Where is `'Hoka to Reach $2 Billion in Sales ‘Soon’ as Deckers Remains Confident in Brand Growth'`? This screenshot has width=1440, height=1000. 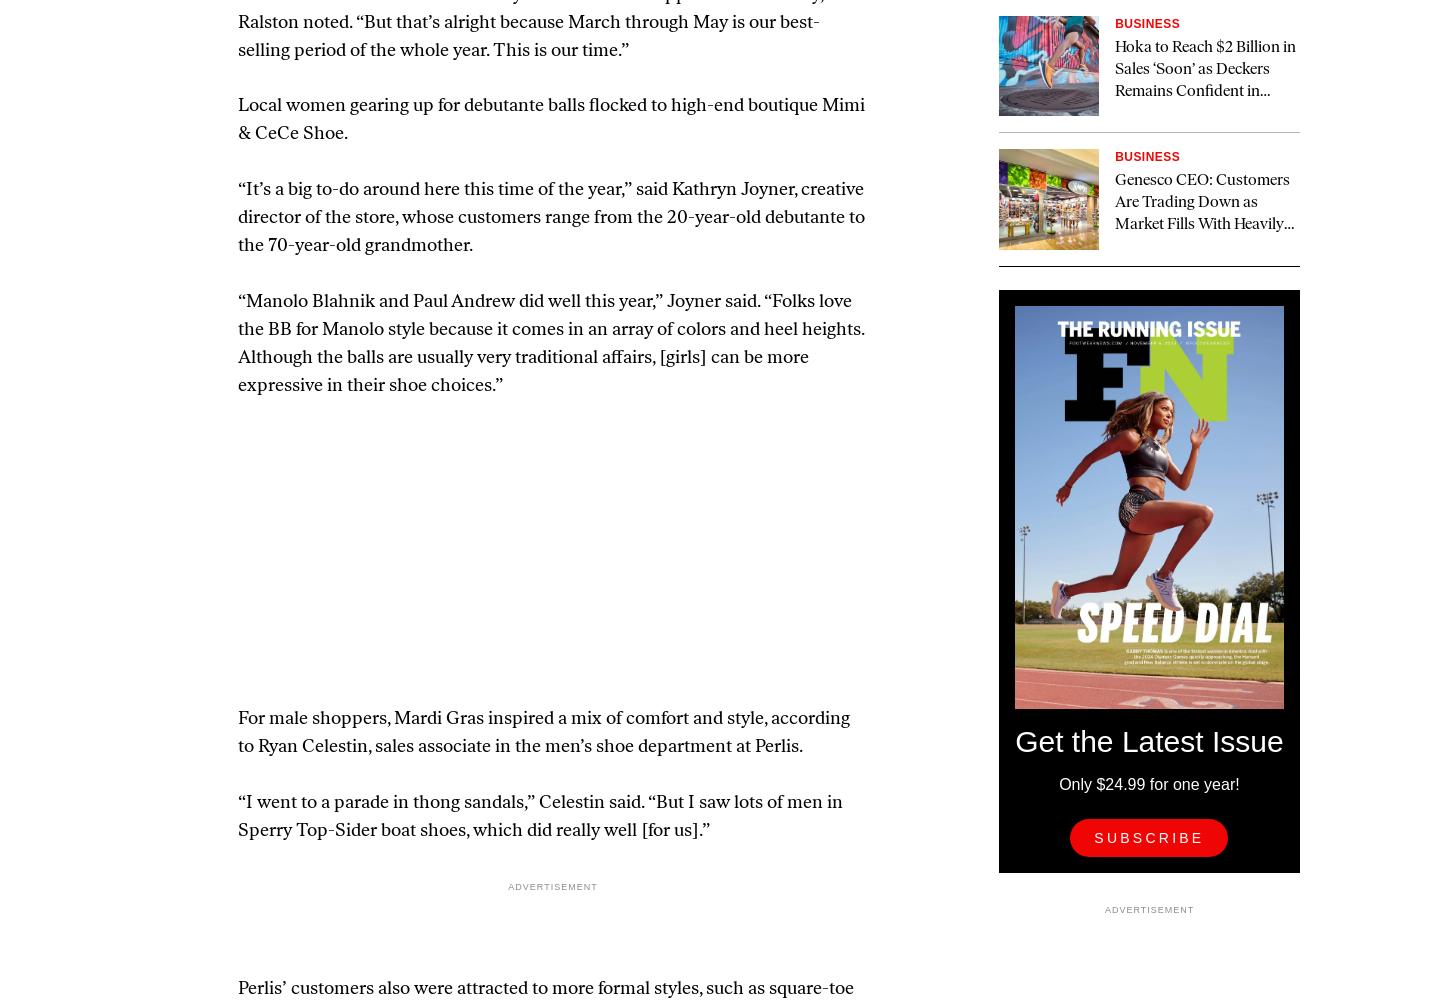
'Hoka to Reach $2 Billion in Sales ‘Soon’ as Deckers Remains Confident in Brand Growth' is located at coordinates (1204, 80).